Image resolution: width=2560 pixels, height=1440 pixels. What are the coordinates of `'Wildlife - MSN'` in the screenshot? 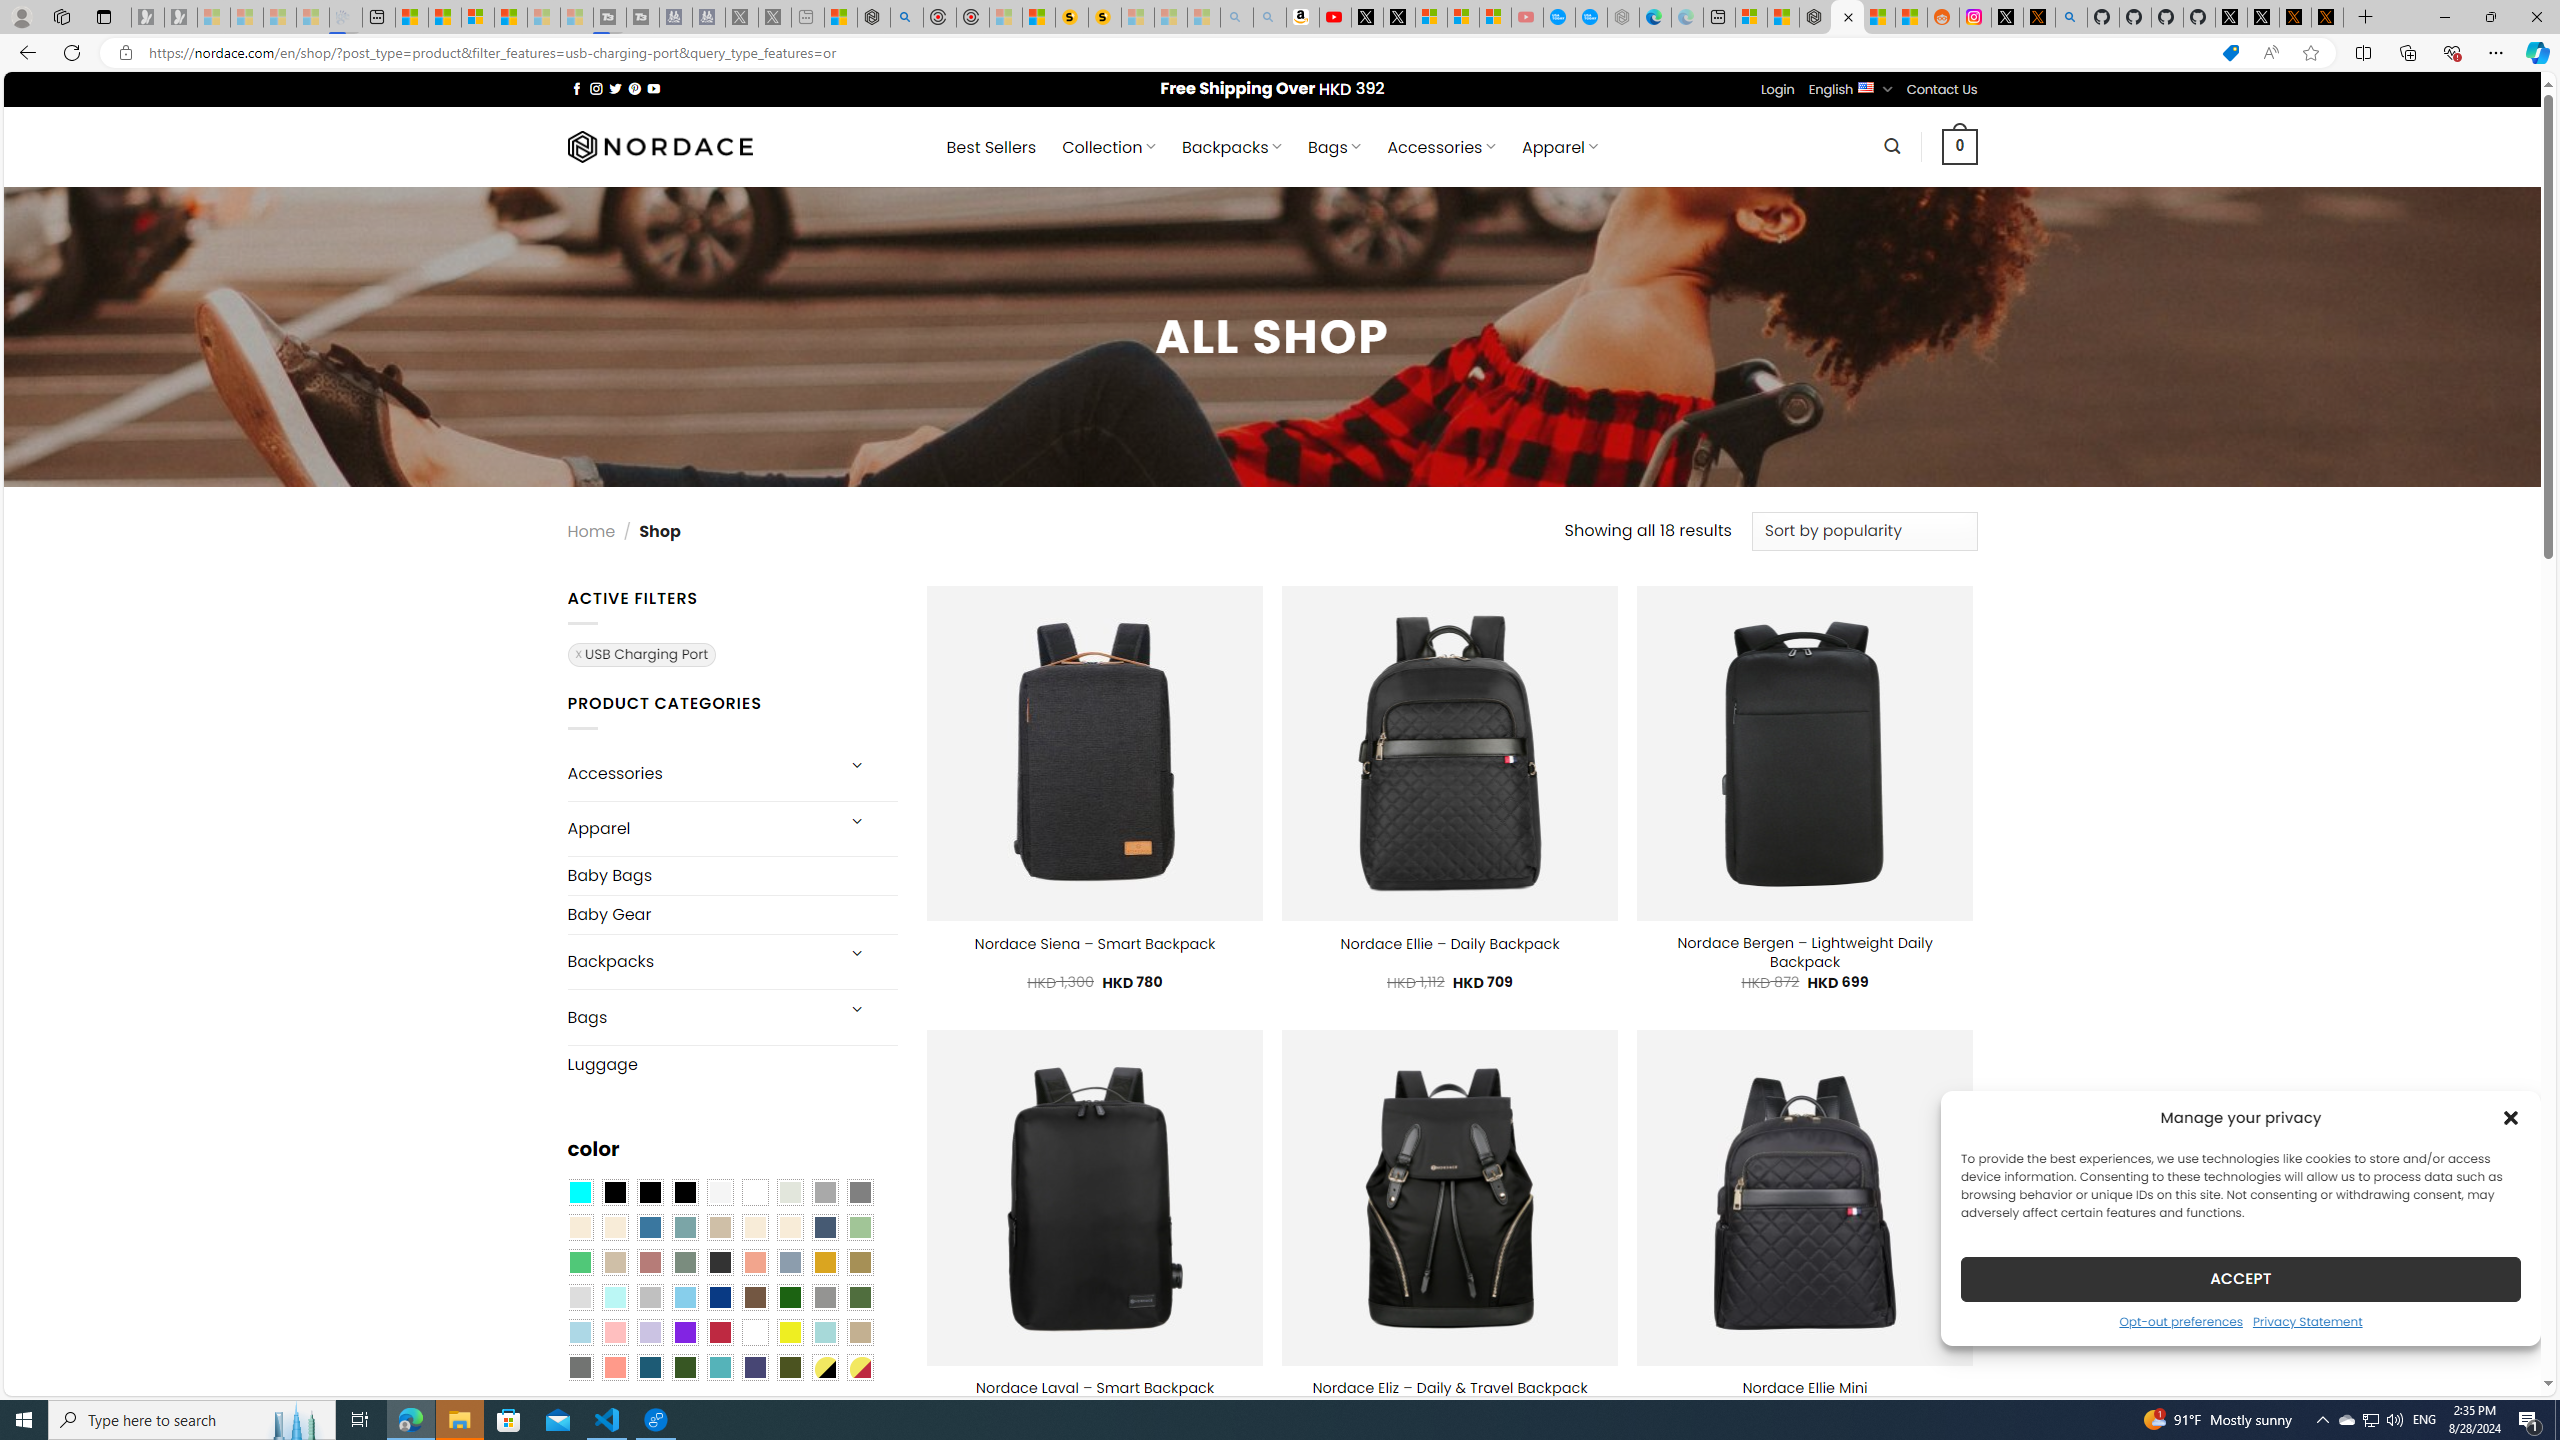 It's located at (839, 16).